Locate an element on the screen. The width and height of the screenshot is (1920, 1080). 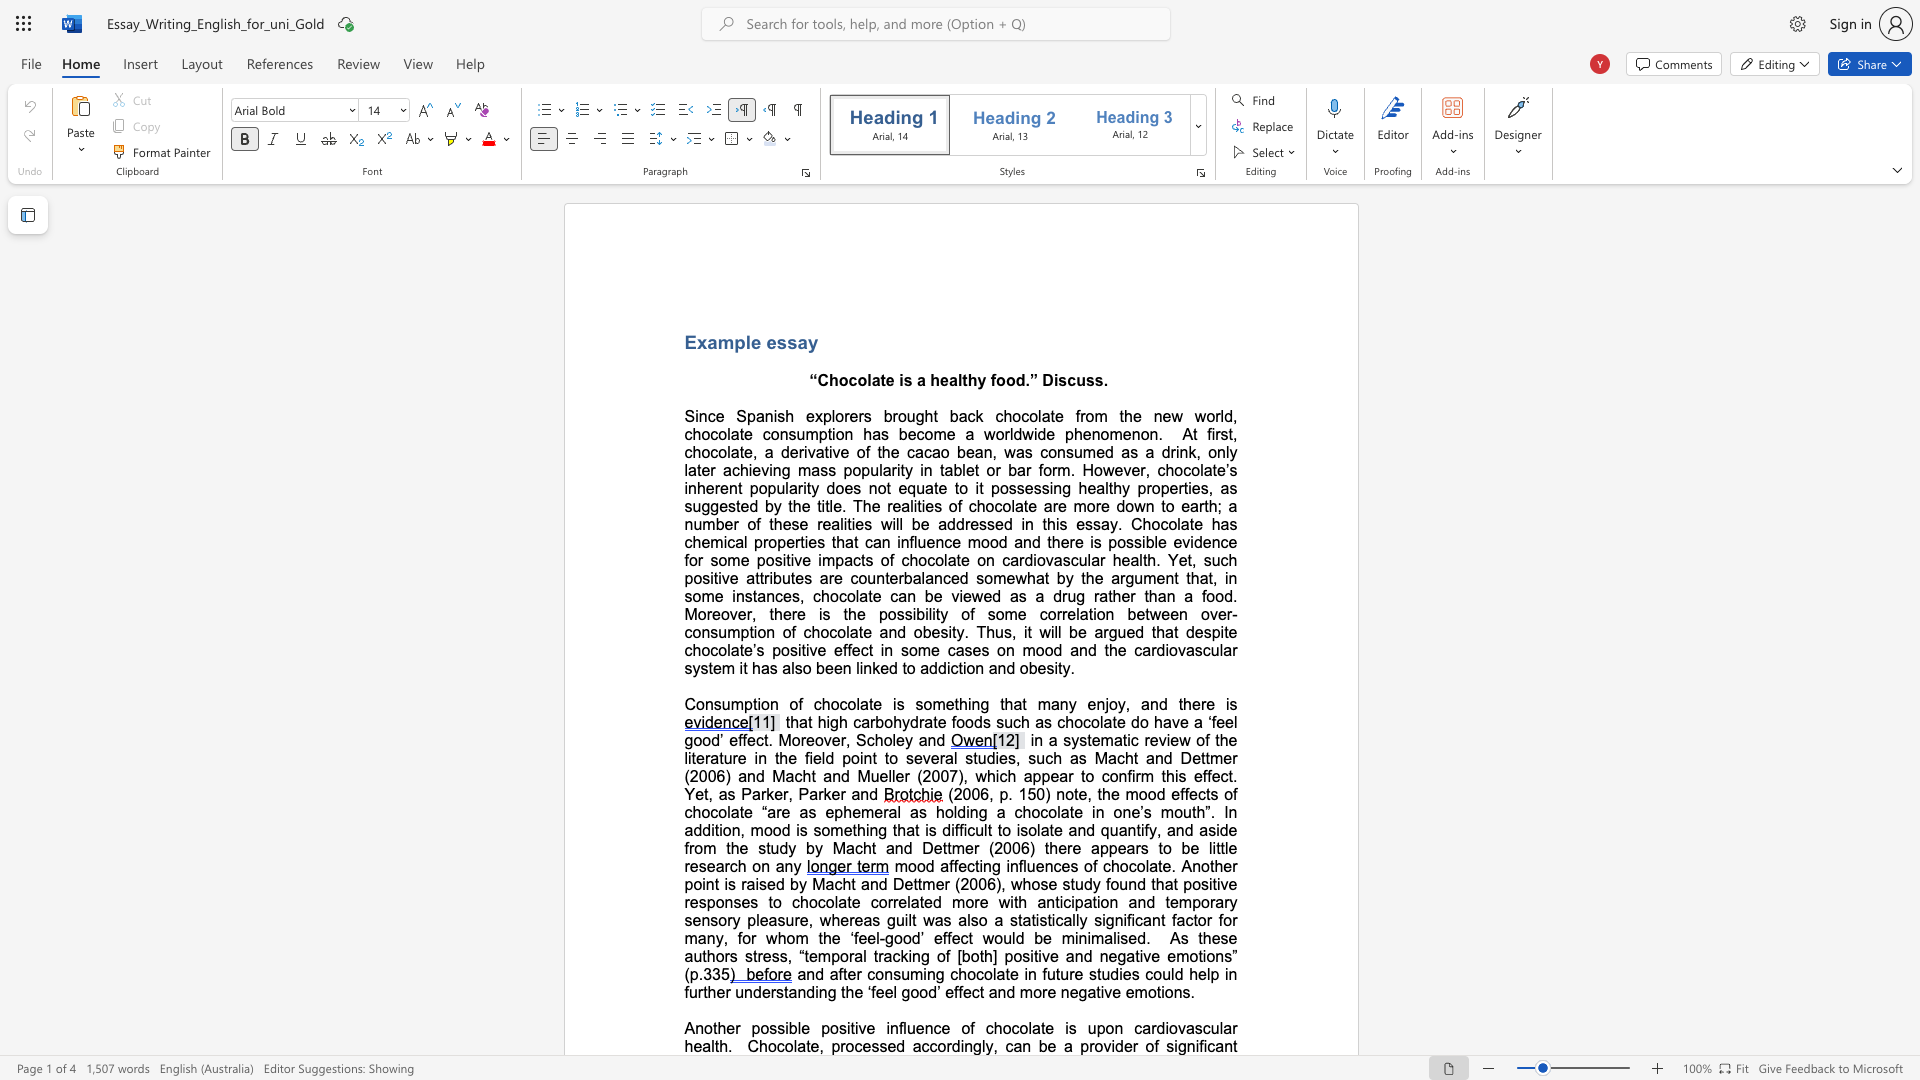
the subset text "ought b" within the text "Since Spanish explorers brought back chocolate from the new world, chocolate consumption has become a worldwide phenomenon" is located at coordinates (896, 415).